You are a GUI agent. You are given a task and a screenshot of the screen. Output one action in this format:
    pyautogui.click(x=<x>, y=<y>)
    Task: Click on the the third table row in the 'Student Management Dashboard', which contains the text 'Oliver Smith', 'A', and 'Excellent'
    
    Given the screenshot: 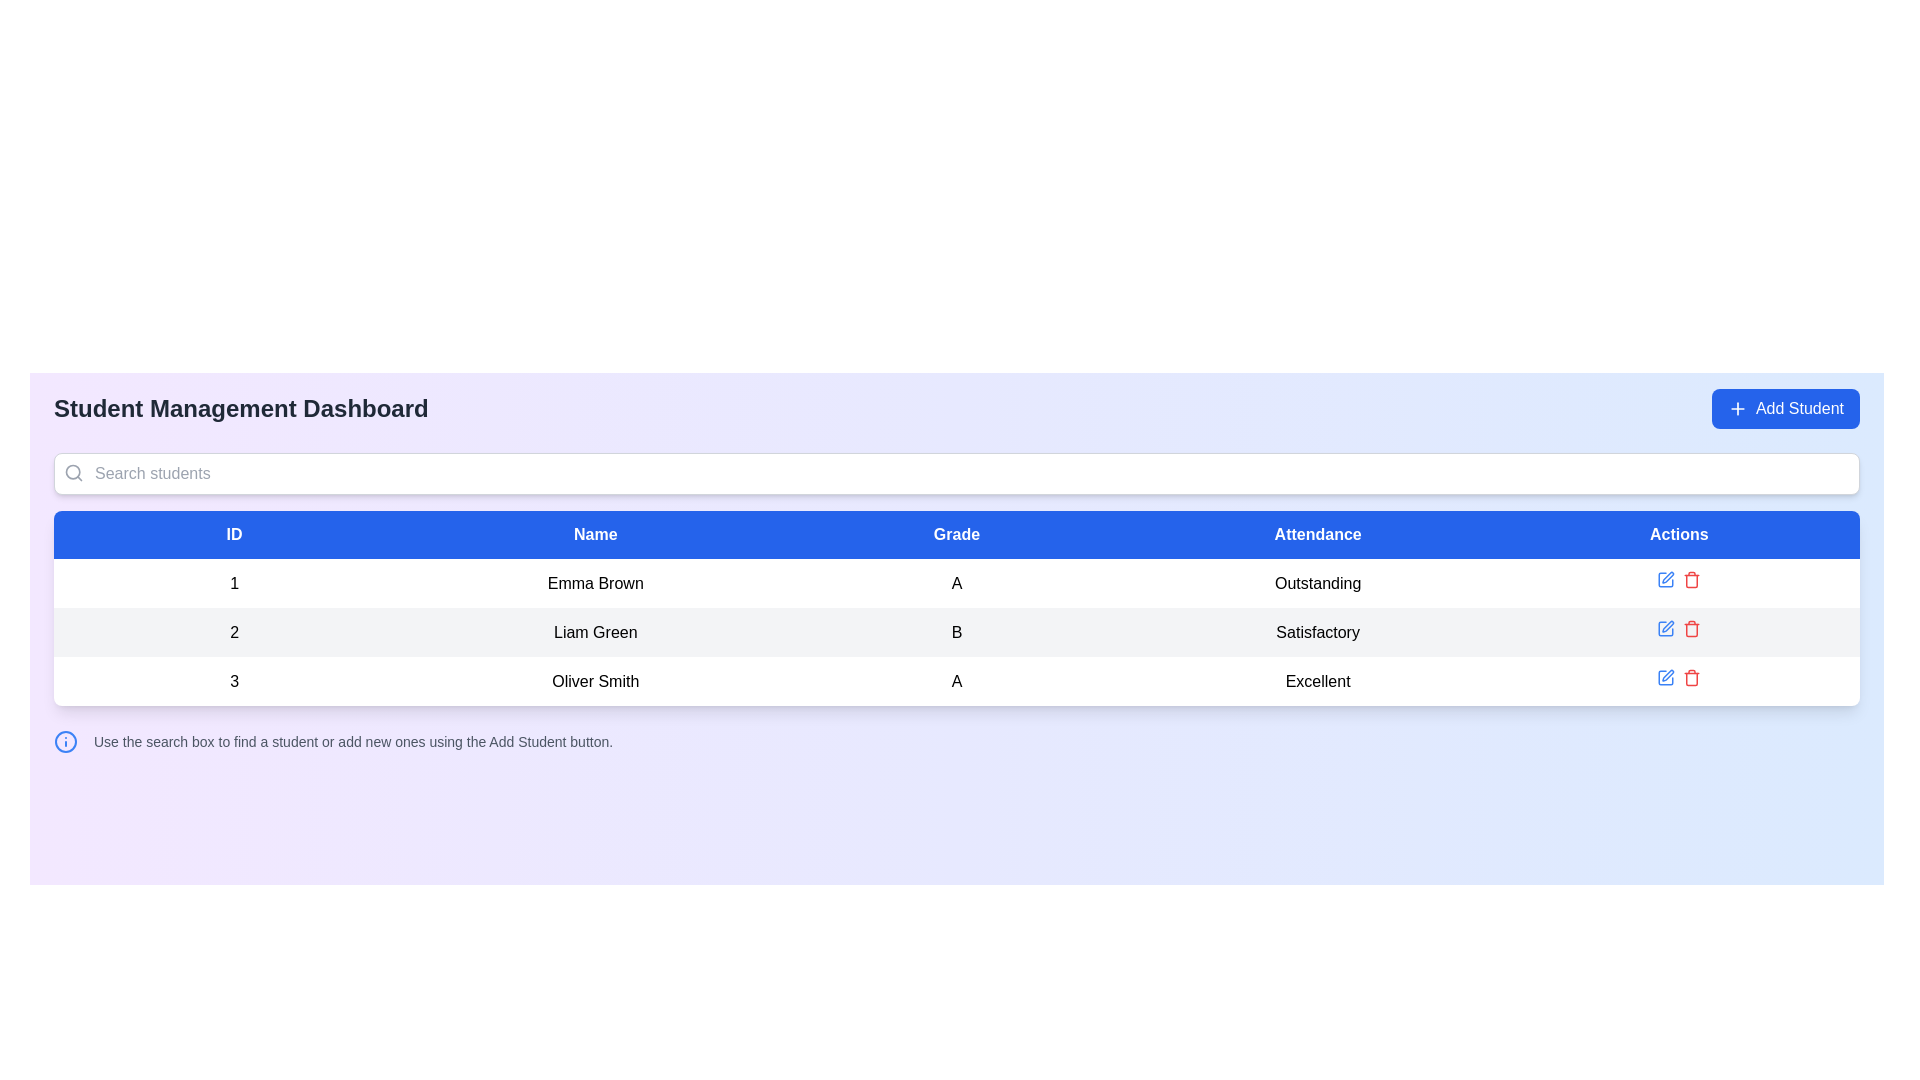 What is the action you would take?
    pyautogui.click(x=955, y=680)
    